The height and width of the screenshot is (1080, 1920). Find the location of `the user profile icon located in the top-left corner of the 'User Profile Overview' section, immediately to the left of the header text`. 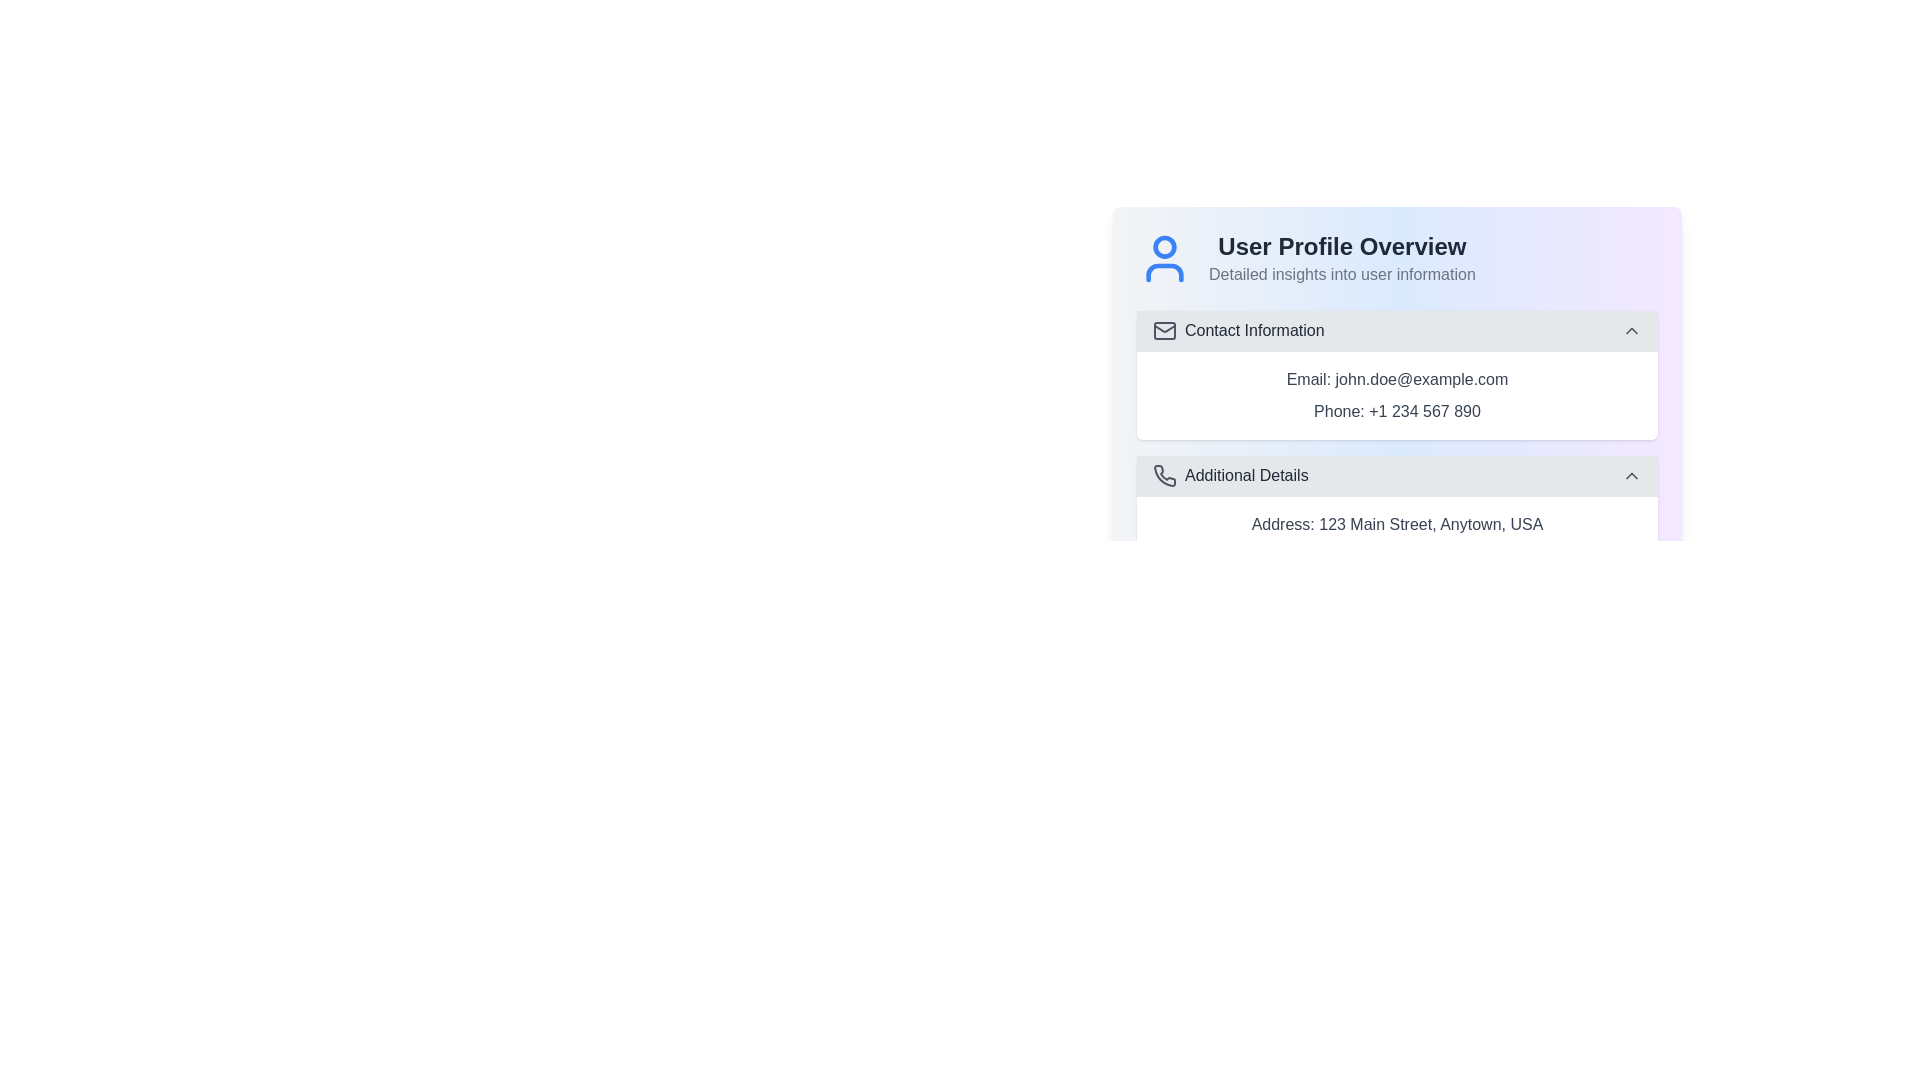

the user profile icon located in the top-left corner of the 'User Profile Overview' section, immediately to the left of the header text is located at coordinates (1165, 257).